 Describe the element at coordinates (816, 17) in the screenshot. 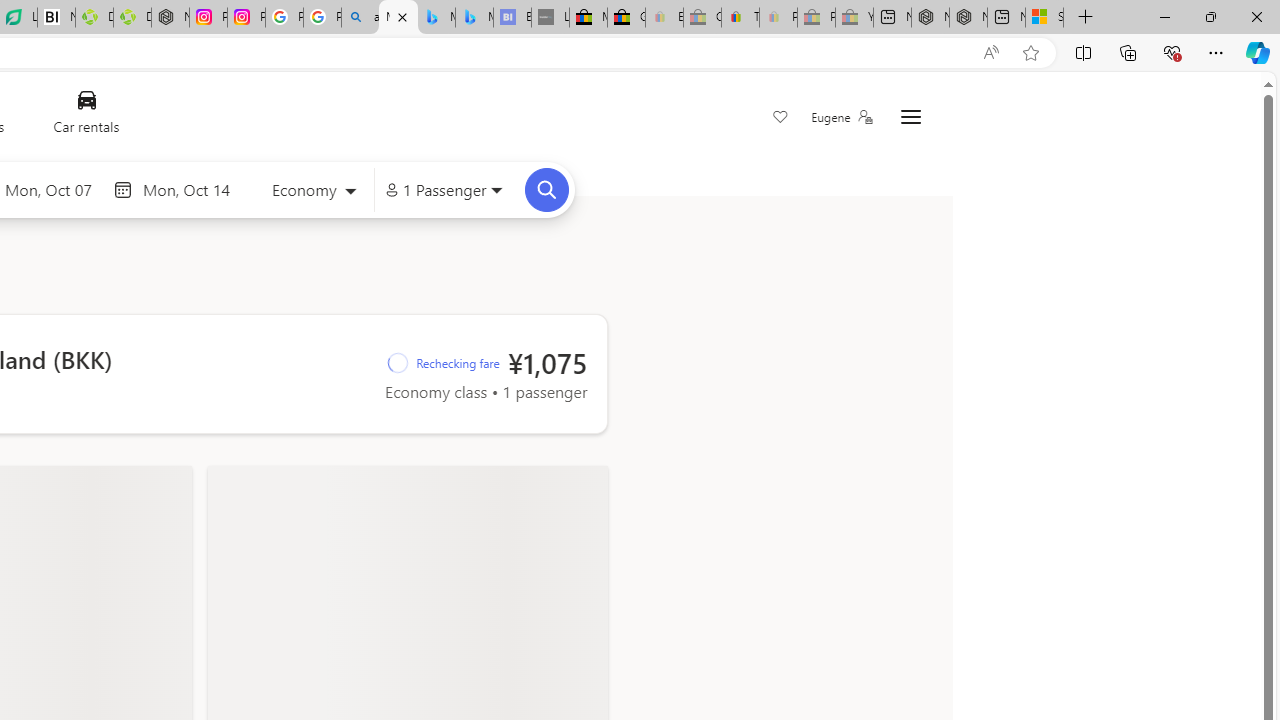

I see `'Press Room - eBay Inc. - Sleeping'` at that location.